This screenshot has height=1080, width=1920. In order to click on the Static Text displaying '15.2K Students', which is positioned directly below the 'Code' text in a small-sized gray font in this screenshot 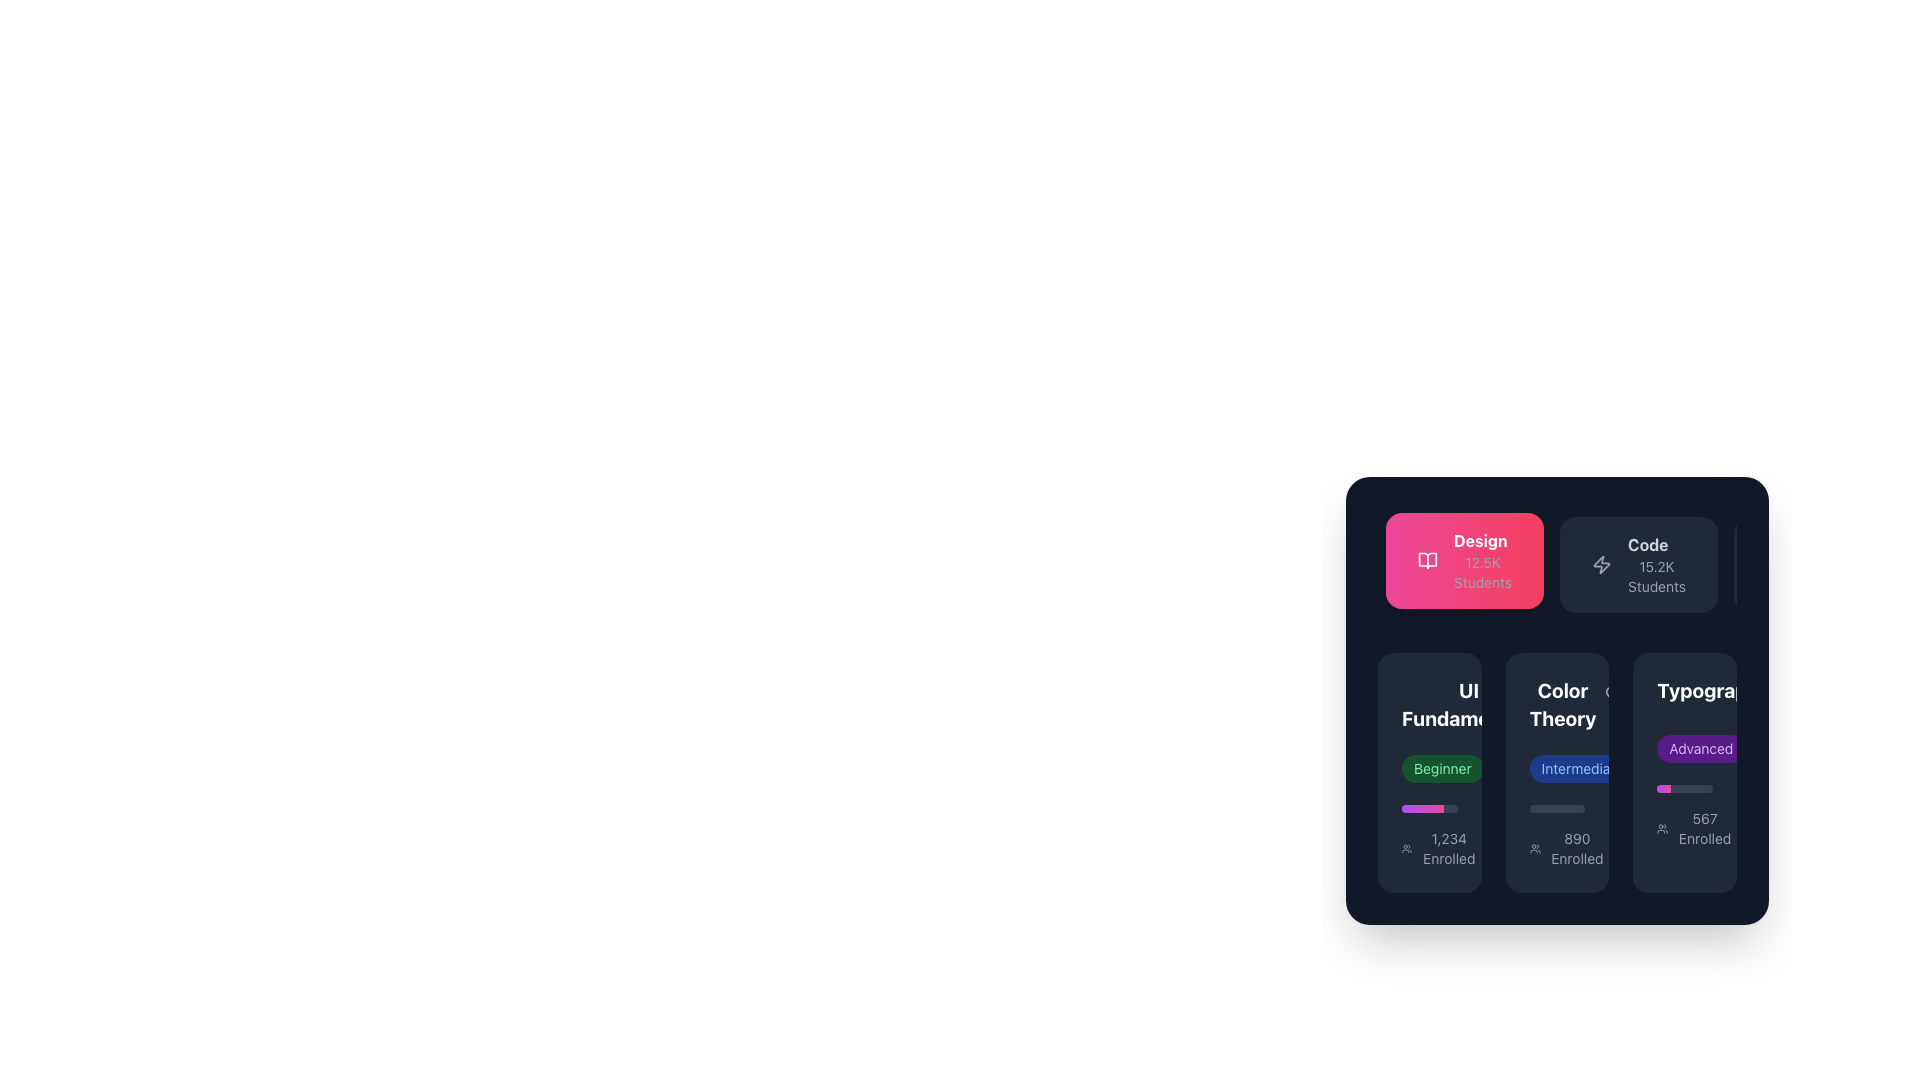, I will do `click(1656, 577)`.